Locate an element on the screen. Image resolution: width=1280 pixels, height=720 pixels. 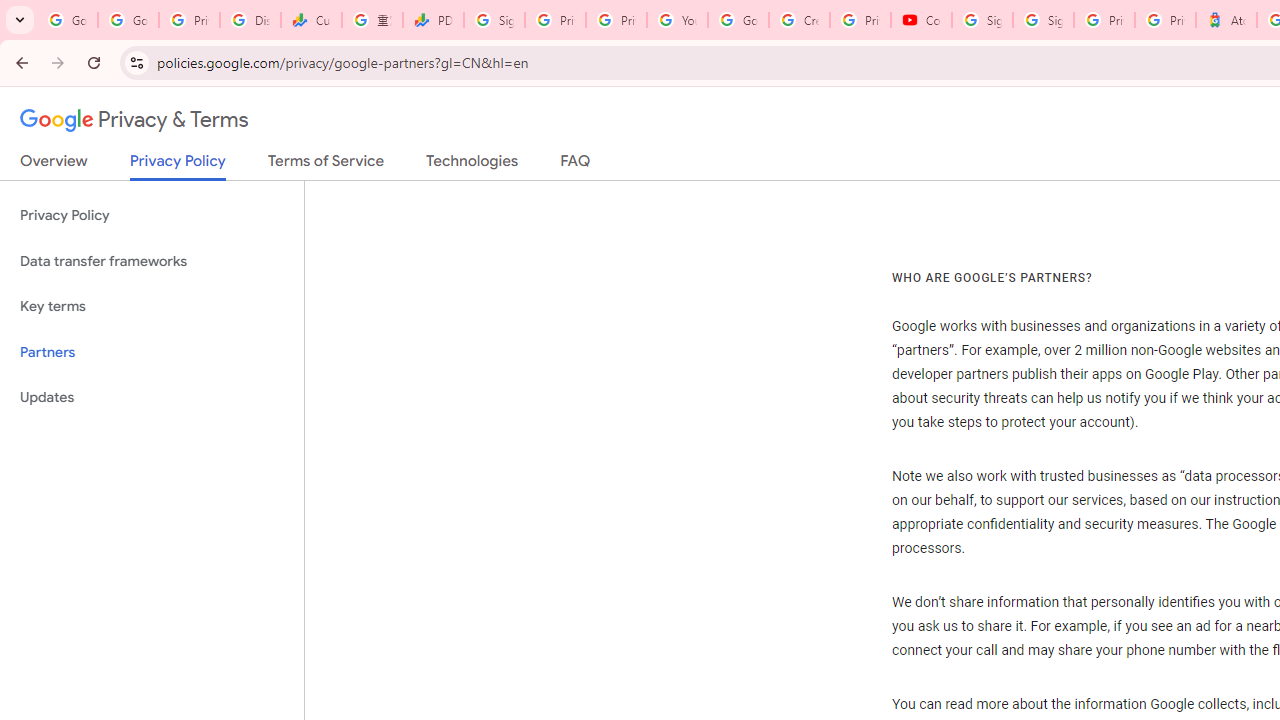
'Privacy & Terms' is located at coordinates (134, 120).